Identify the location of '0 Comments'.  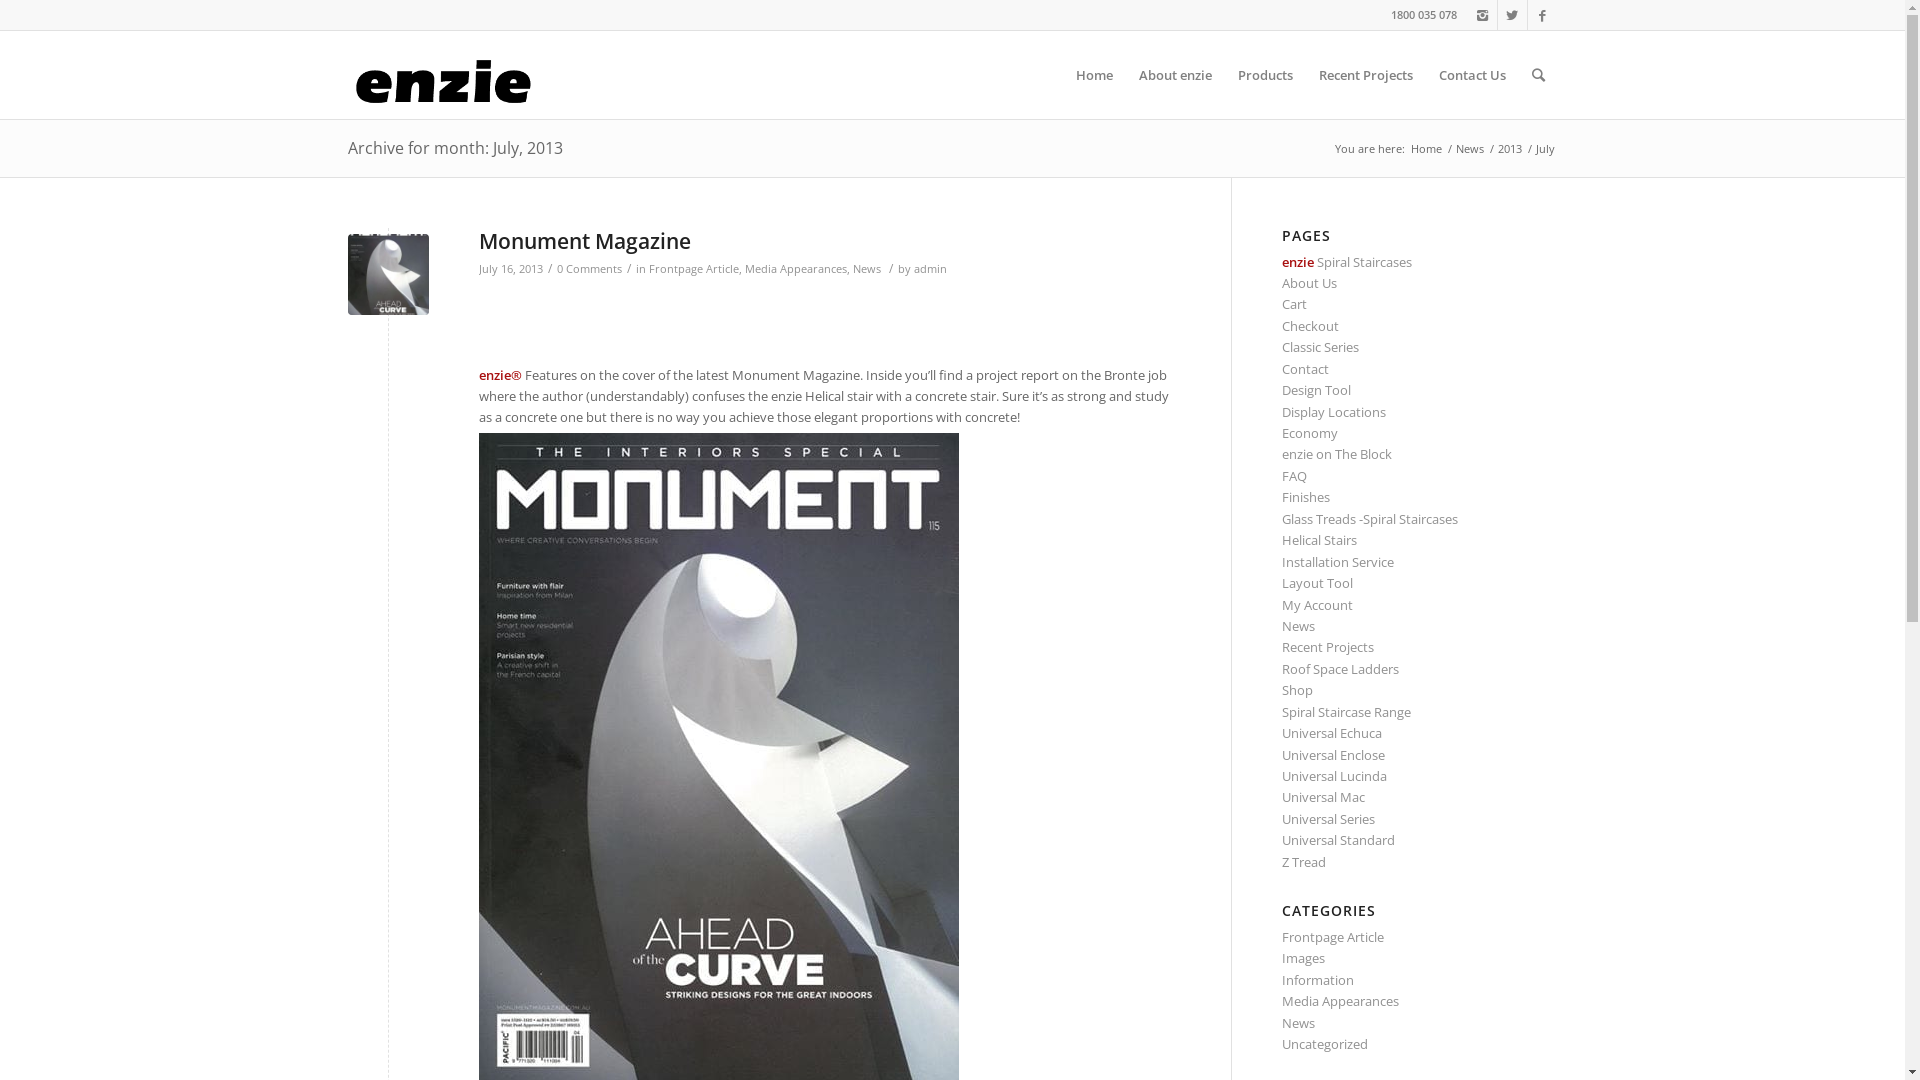
(587, 268).